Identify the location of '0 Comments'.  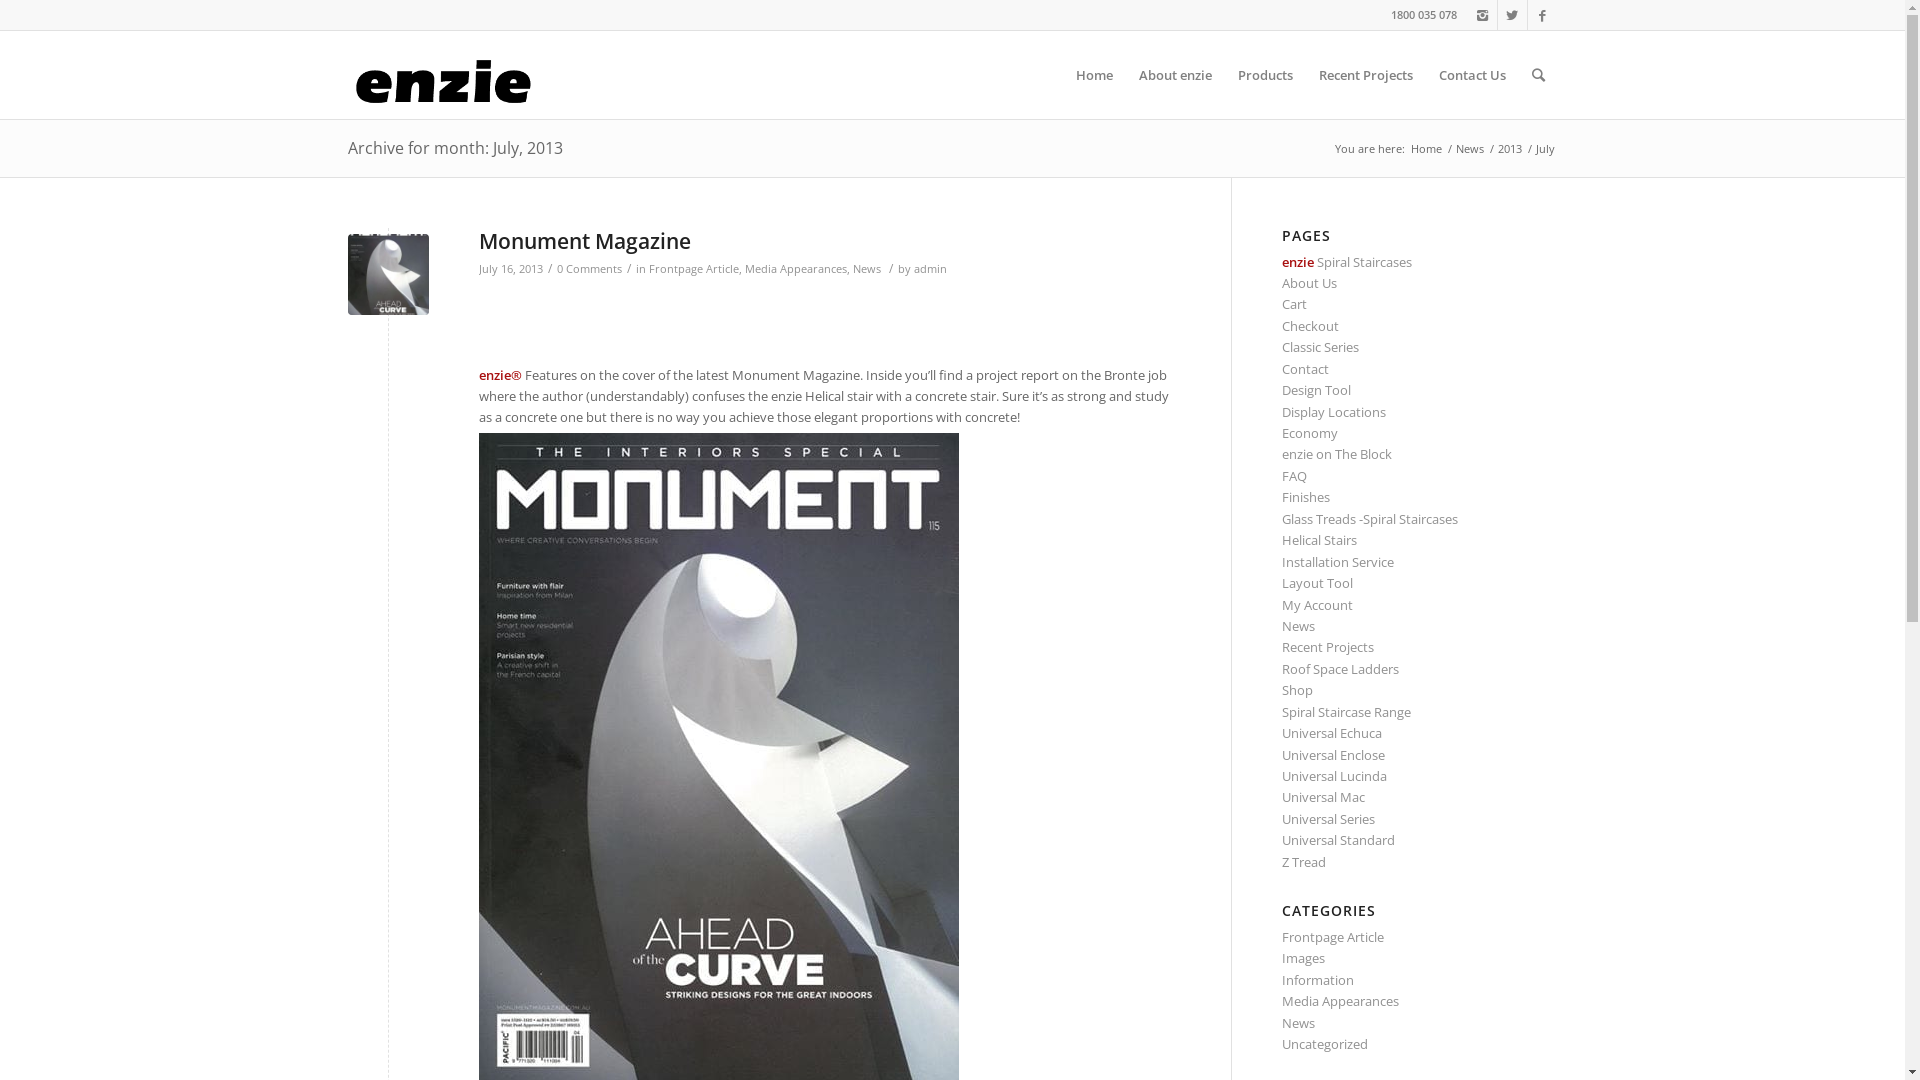
(587, 268).